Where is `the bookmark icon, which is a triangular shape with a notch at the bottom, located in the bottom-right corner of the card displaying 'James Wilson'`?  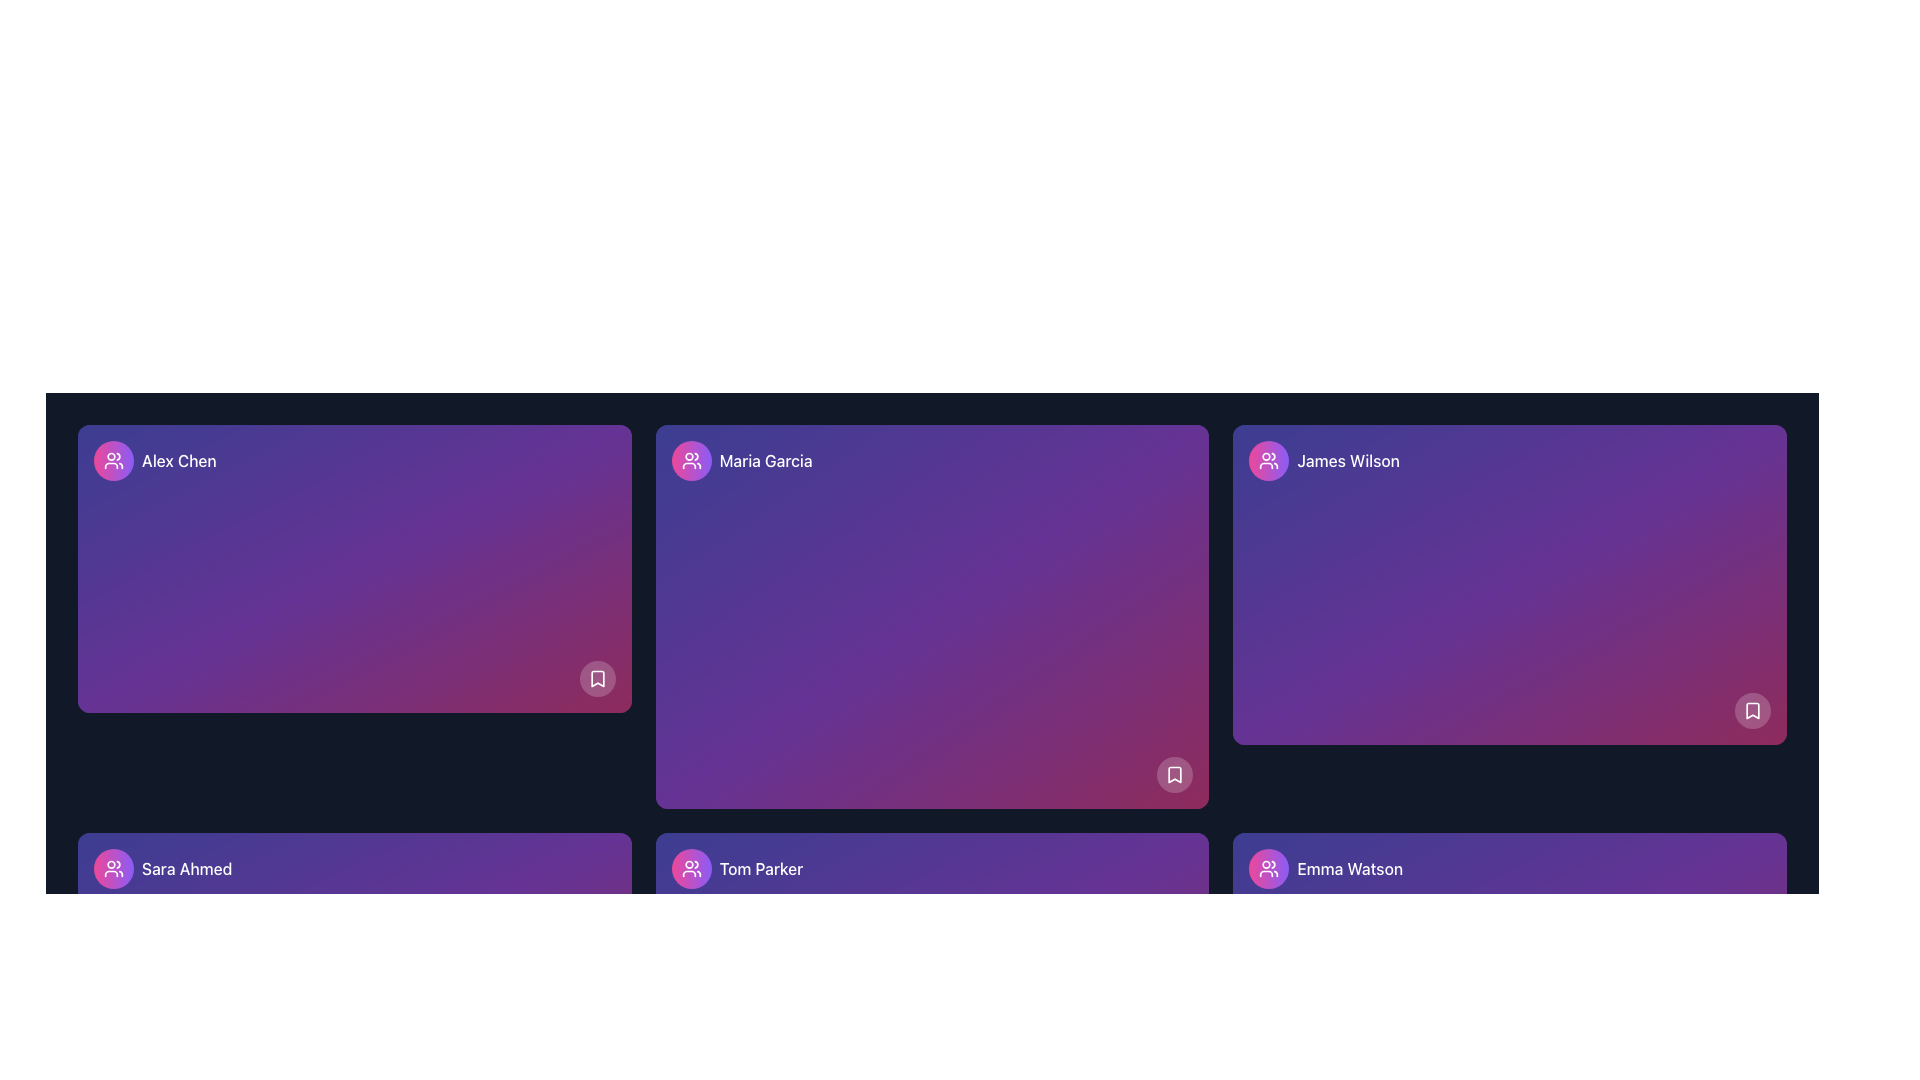 the bookmark icon, which is a triangular shape with a notch at the bottom, located in the bottom-right corner of the card displaying 'James Wilson' is located at coordinates (1751, 709).